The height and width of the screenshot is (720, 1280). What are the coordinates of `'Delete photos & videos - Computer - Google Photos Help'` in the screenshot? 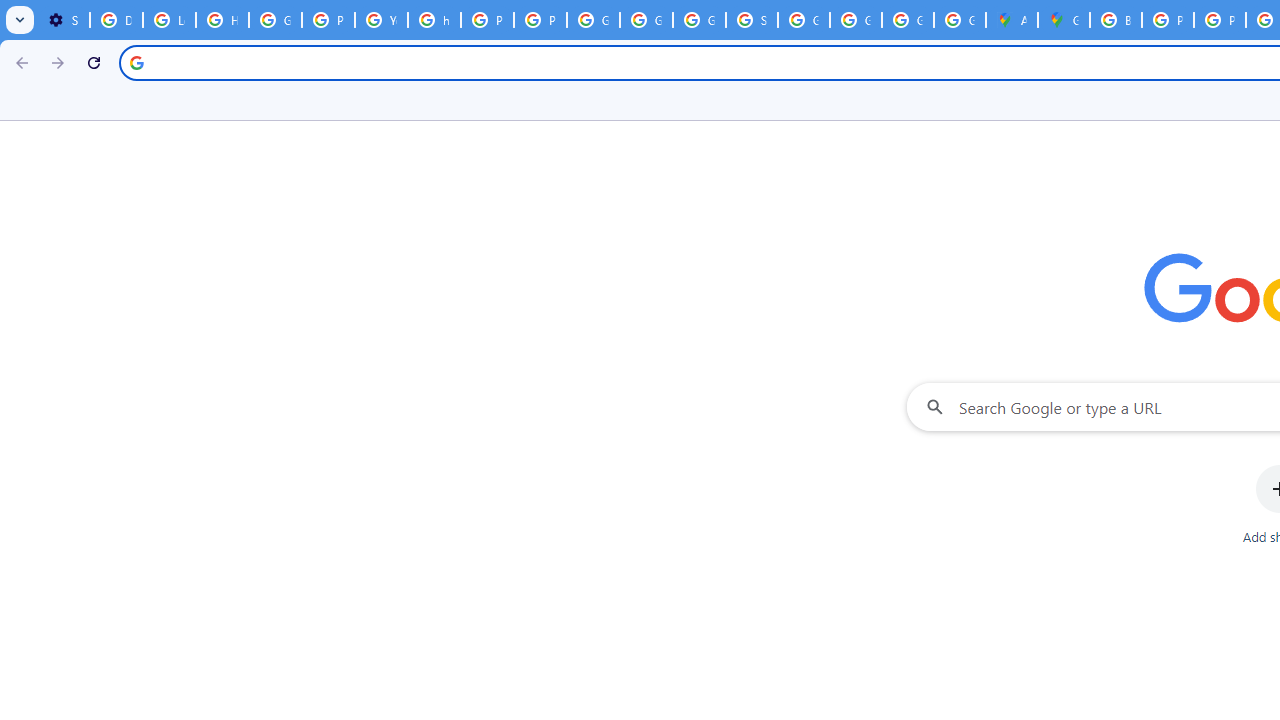 It's located at (115, 20).